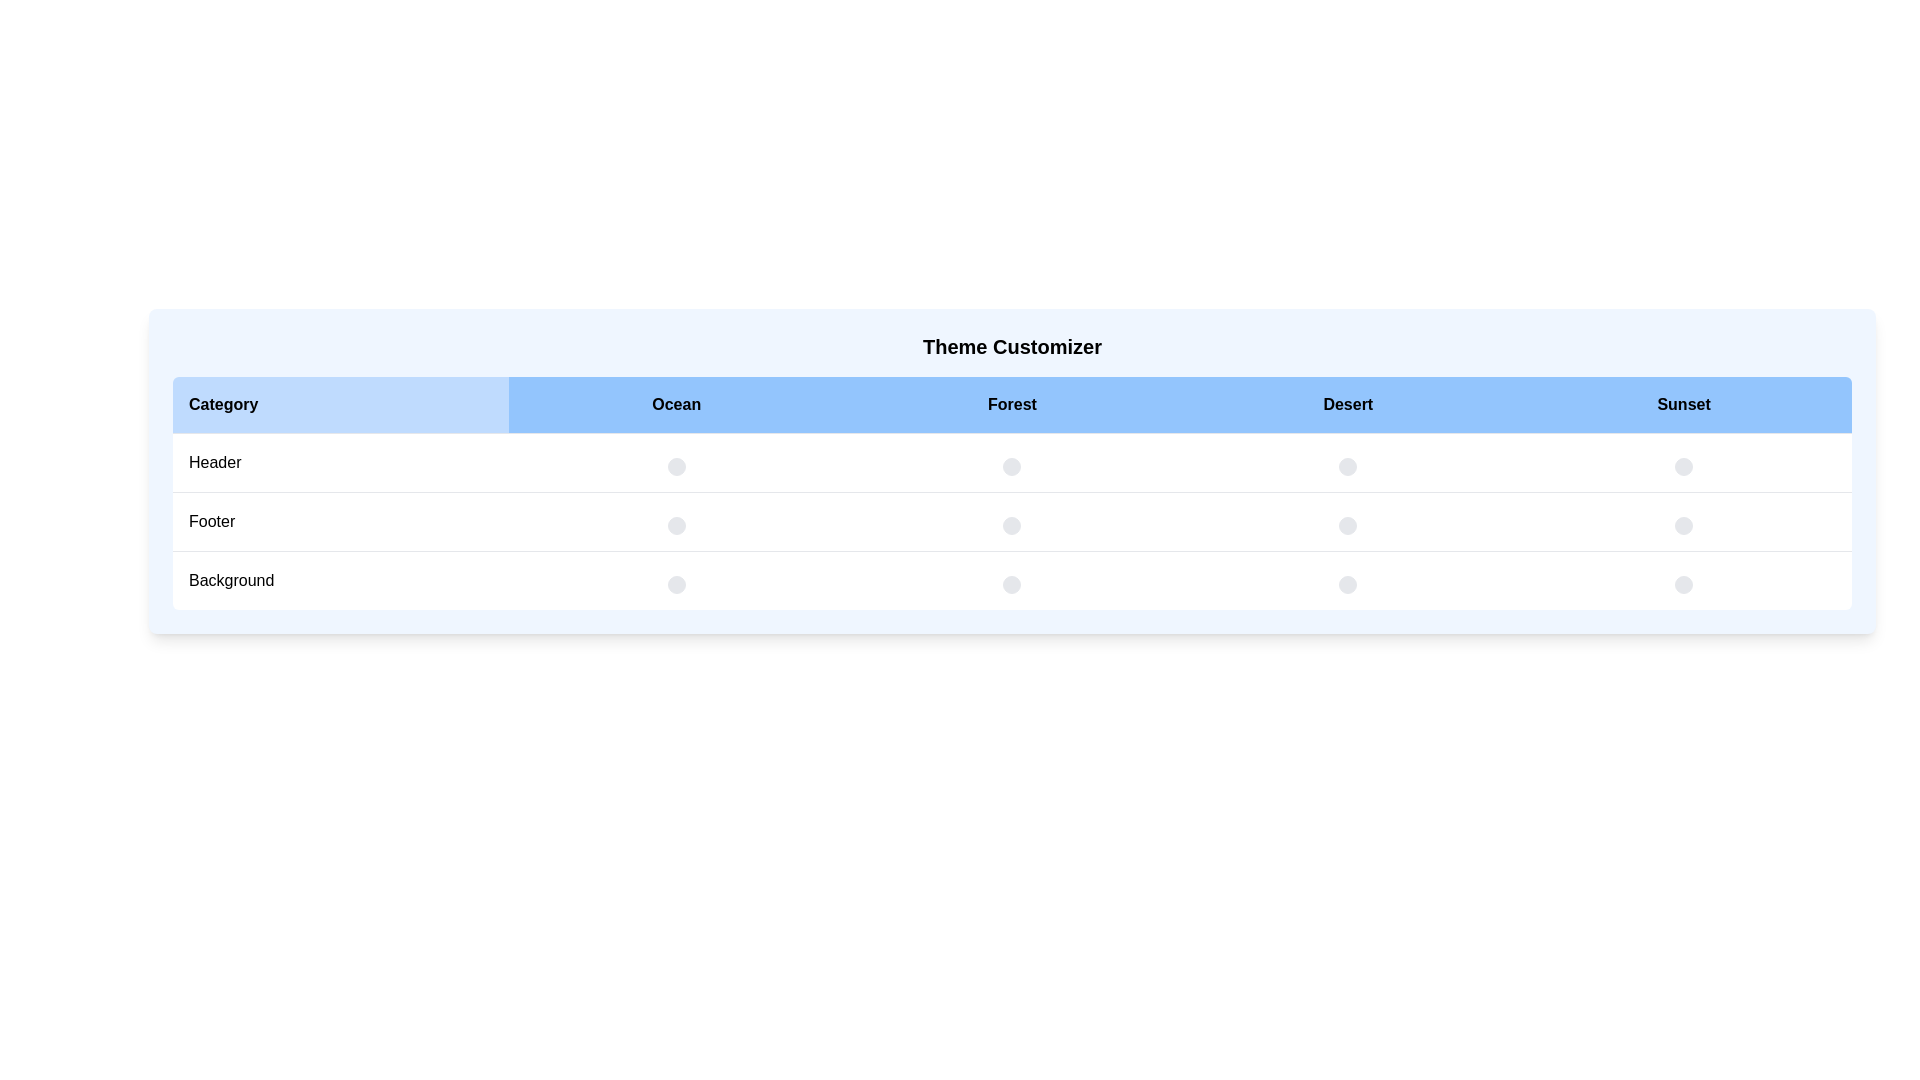 The height and width of the screenshot is (1080, 1920). Describe the element at coordinates (1348, 585) in the screenshot. I see `the small, circular gray button located in the 'Desert' column of the 'Background' row in the 'Theme Customizer' section` at that location.